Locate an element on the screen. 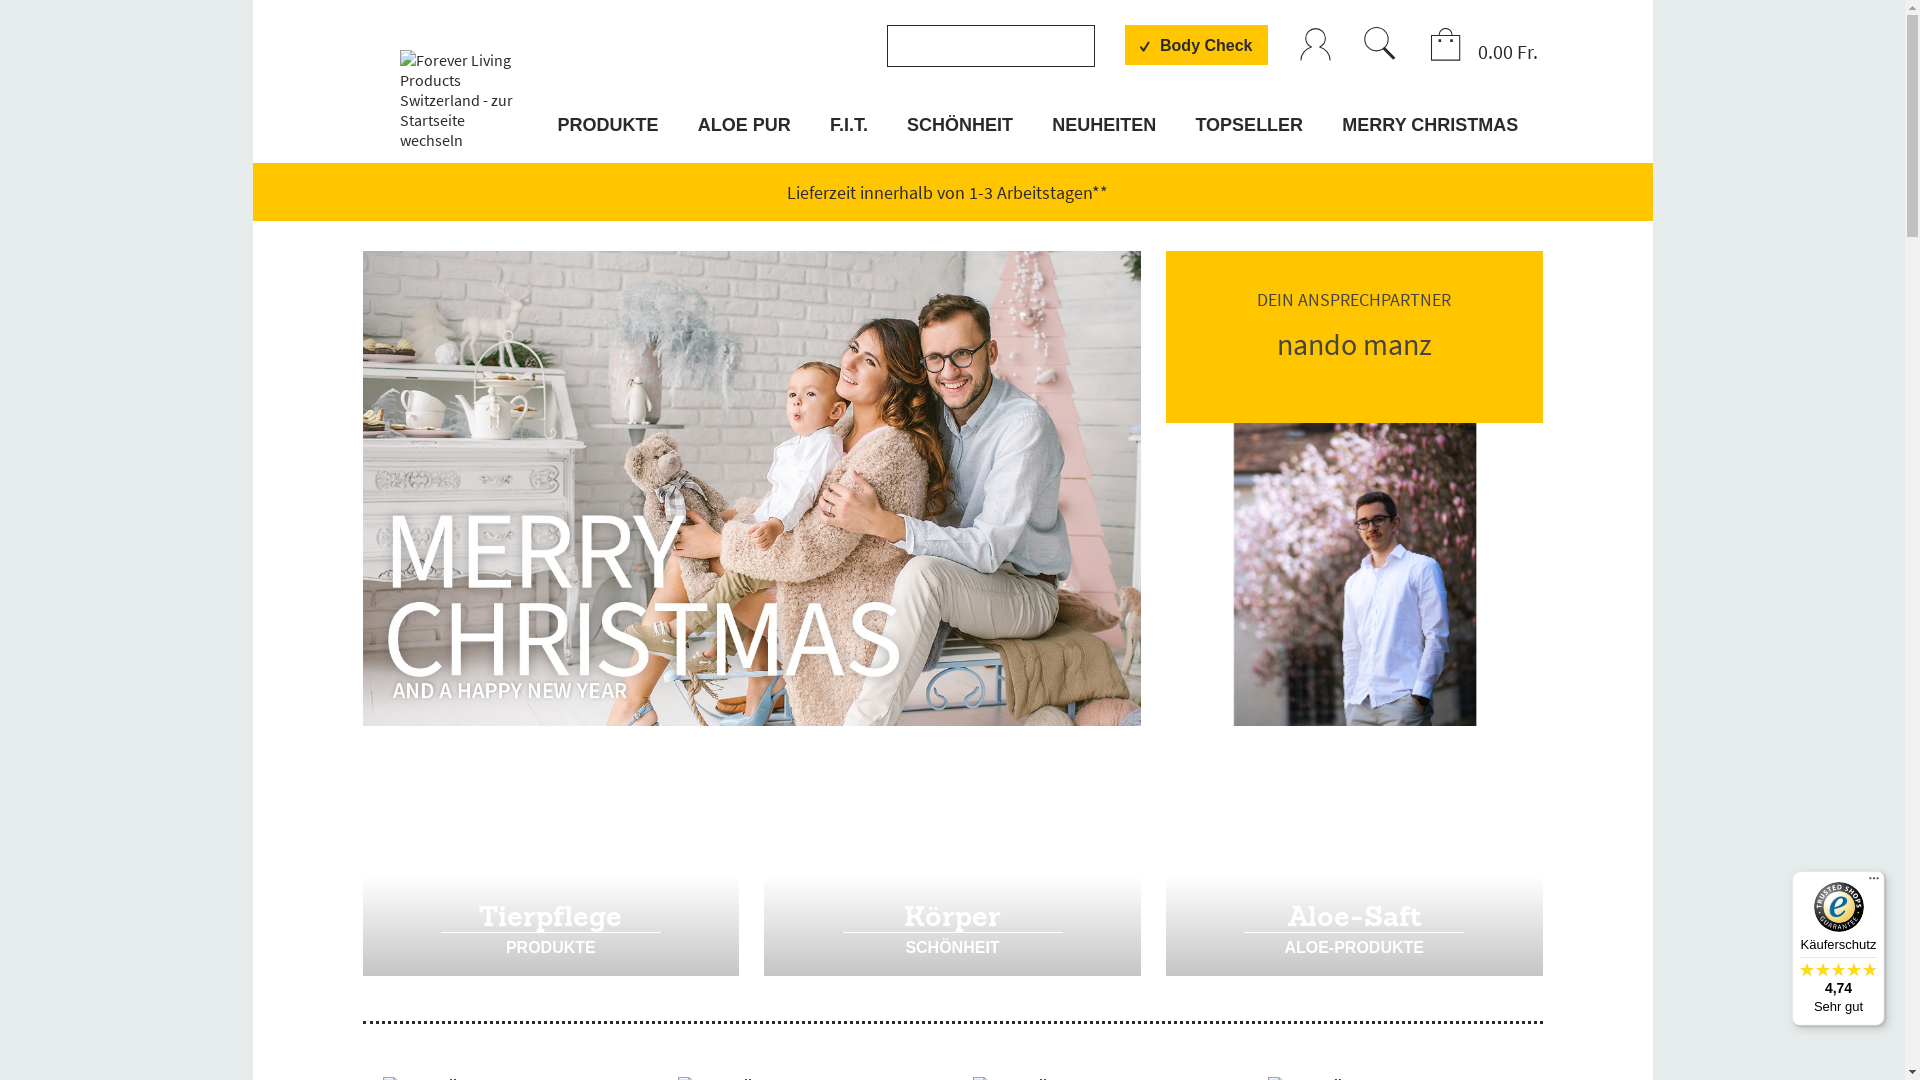  'Warenkorb' is located at coordinates (1427, 45).